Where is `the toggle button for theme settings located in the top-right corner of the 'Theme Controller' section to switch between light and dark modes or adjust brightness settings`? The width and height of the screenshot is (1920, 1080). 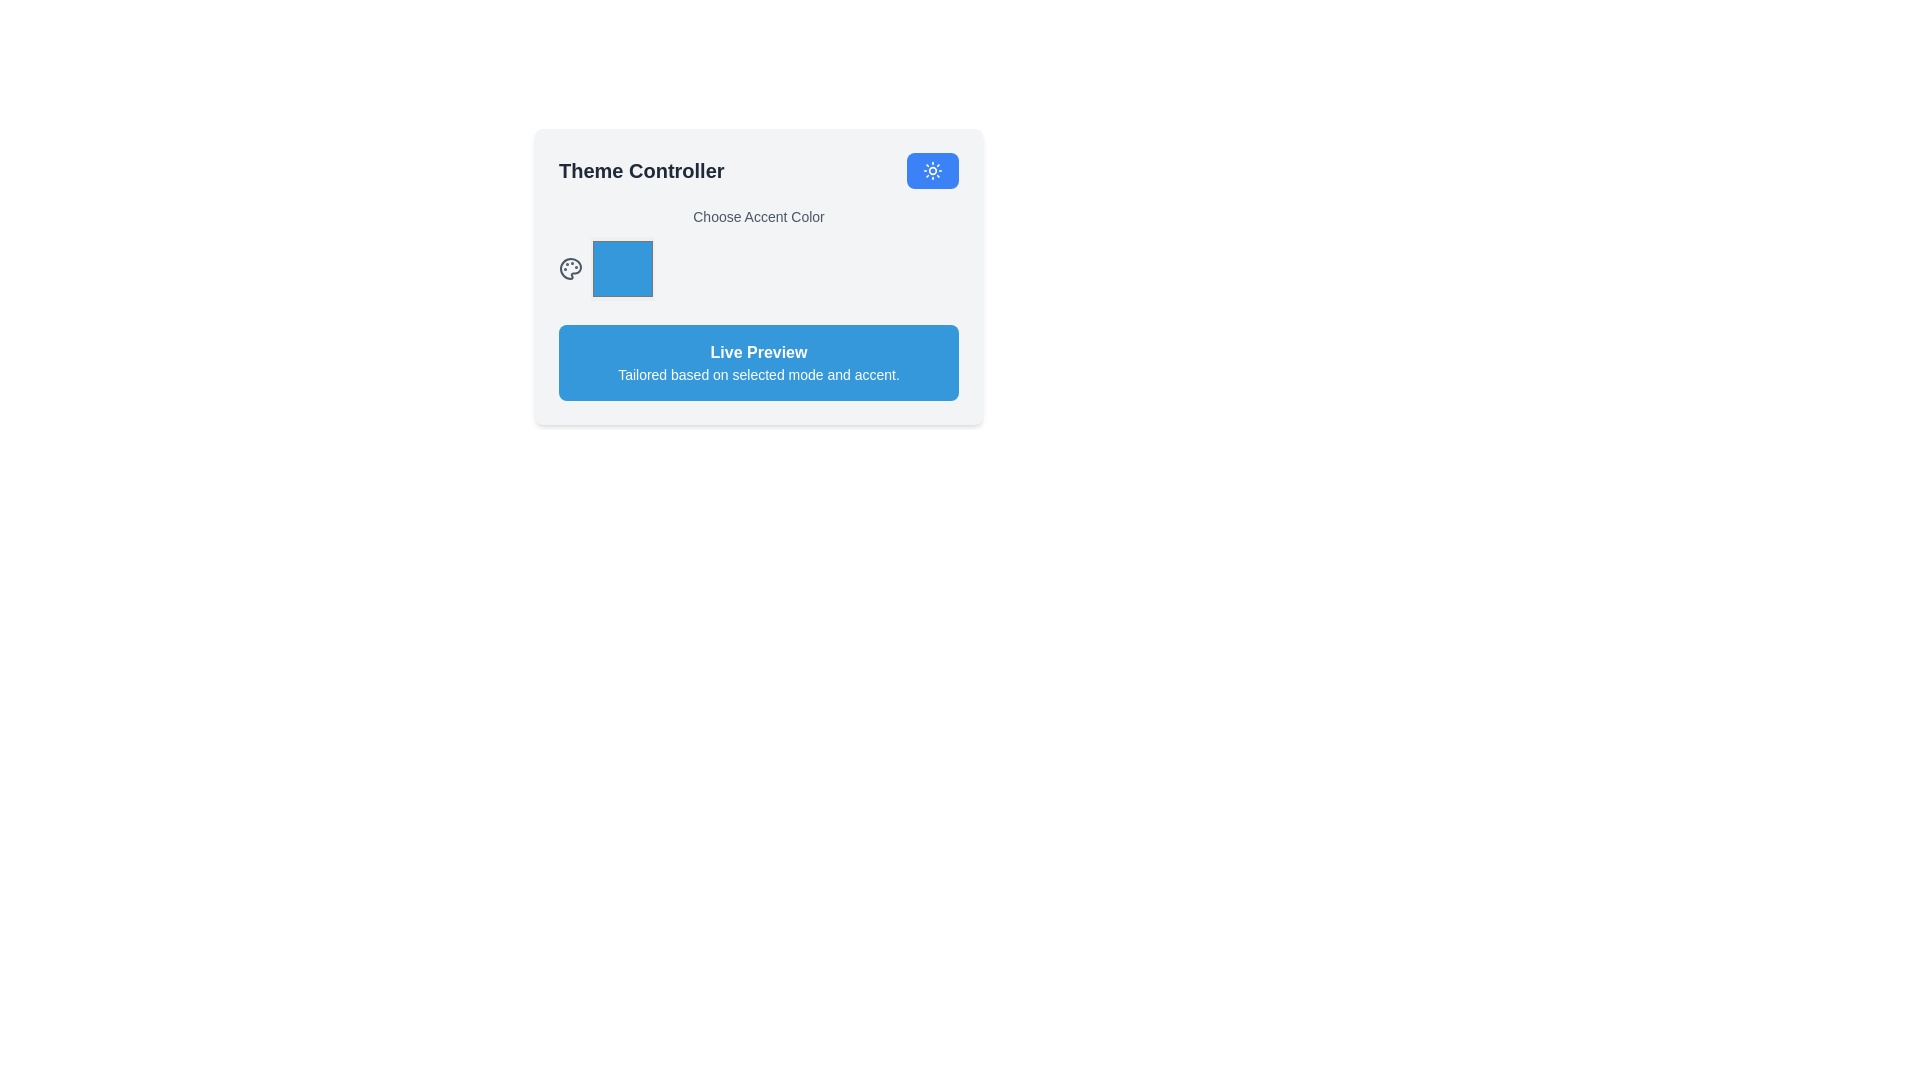
the toggle button for theme settings located in the top-right corner of the 'Theme Controller' section to switch between light and dark modes or adjust brightness settings is located at coordinates (931, 169).